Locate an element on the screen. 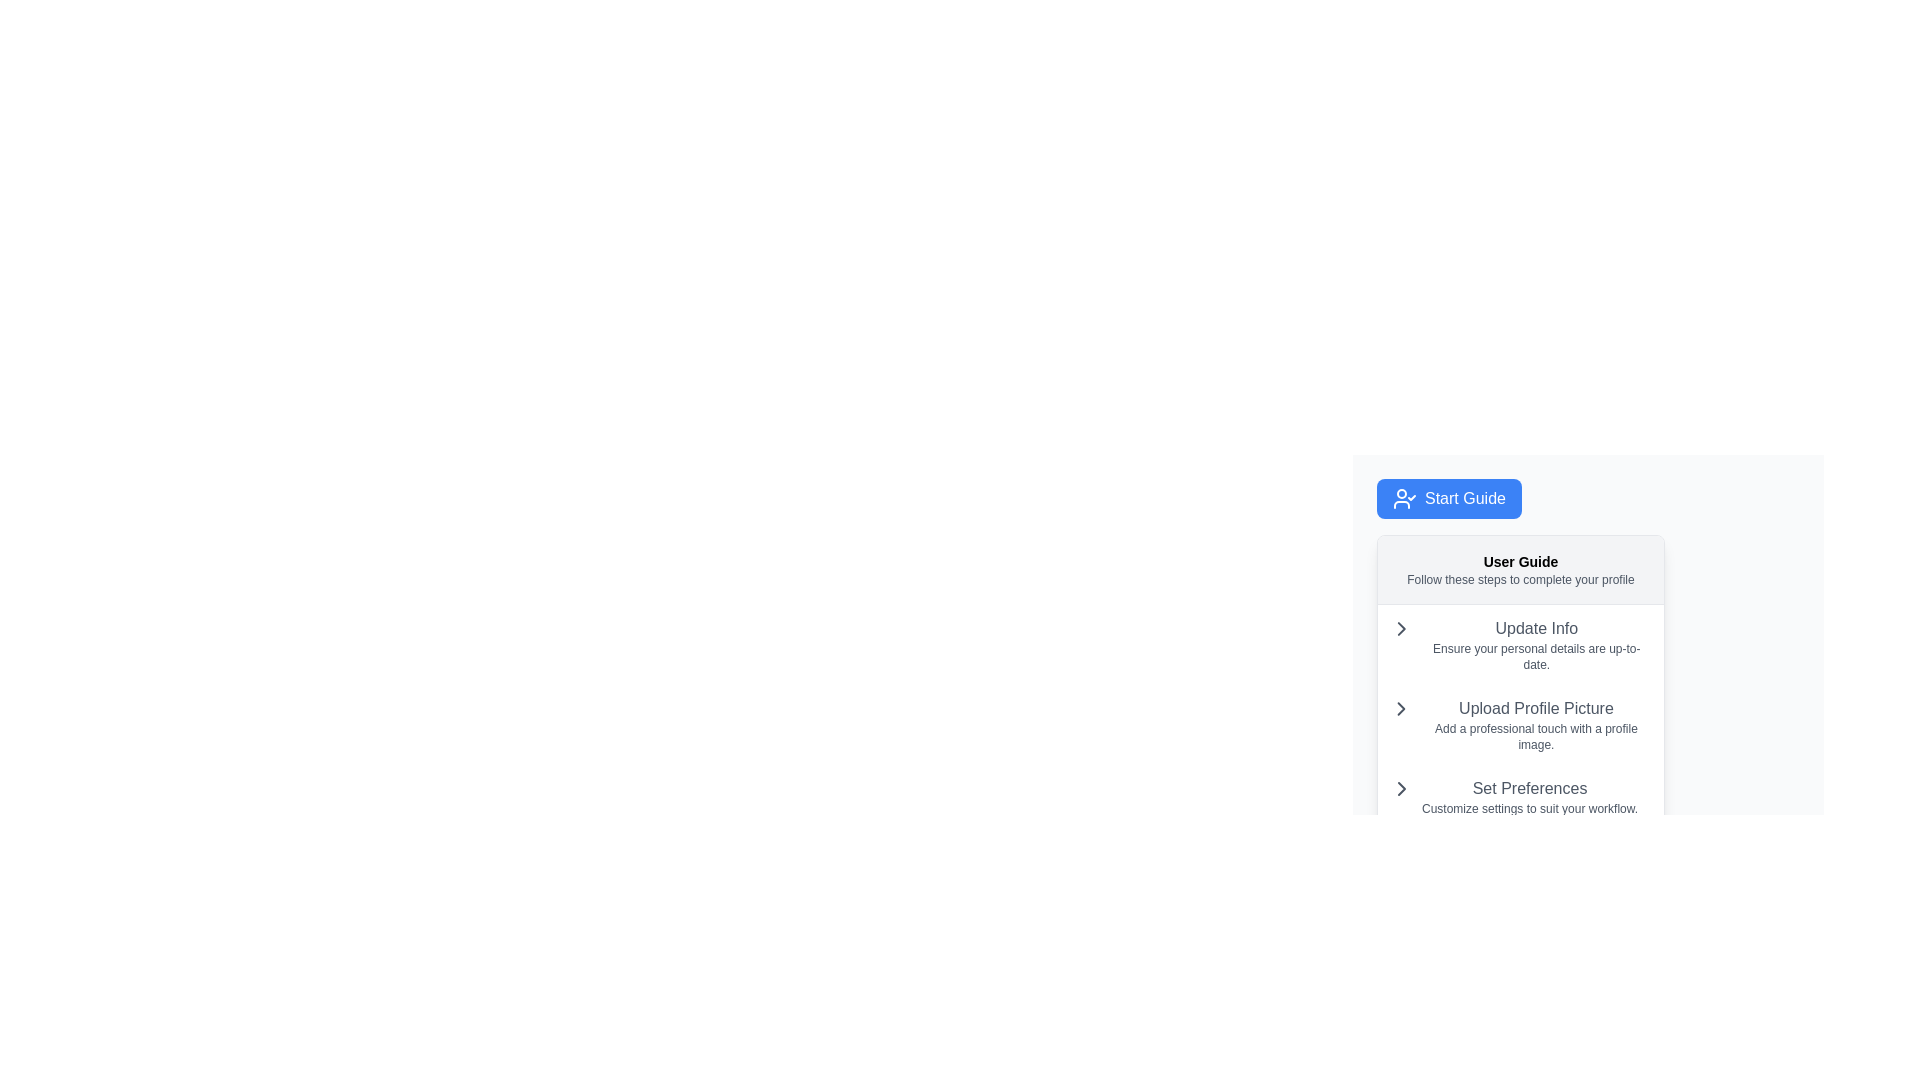 The height and width of the screenshot is (1080, 1920). the second item in the vertical list that informs the user about updating their personal details is located at coordinates (1535, 644).